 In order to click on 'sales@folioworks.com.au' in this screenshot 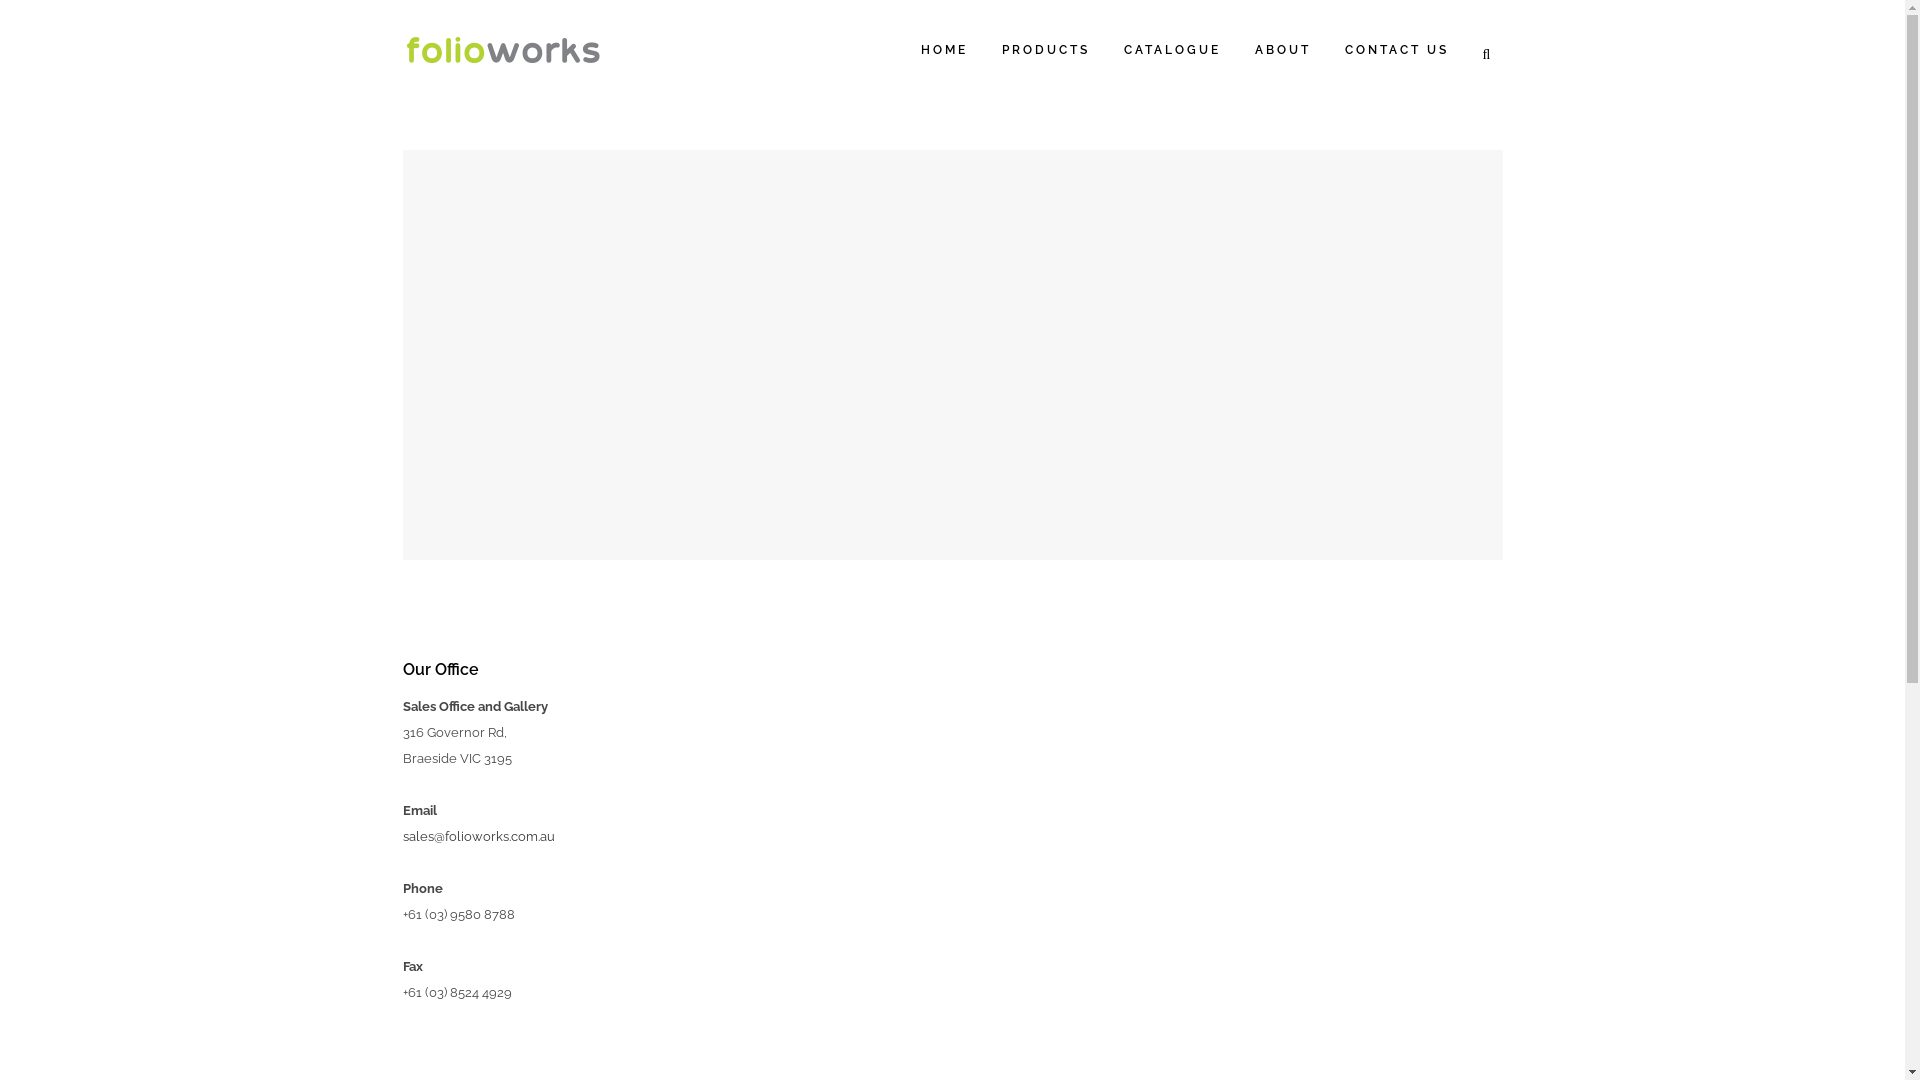, I will do `click(477, 836)`.